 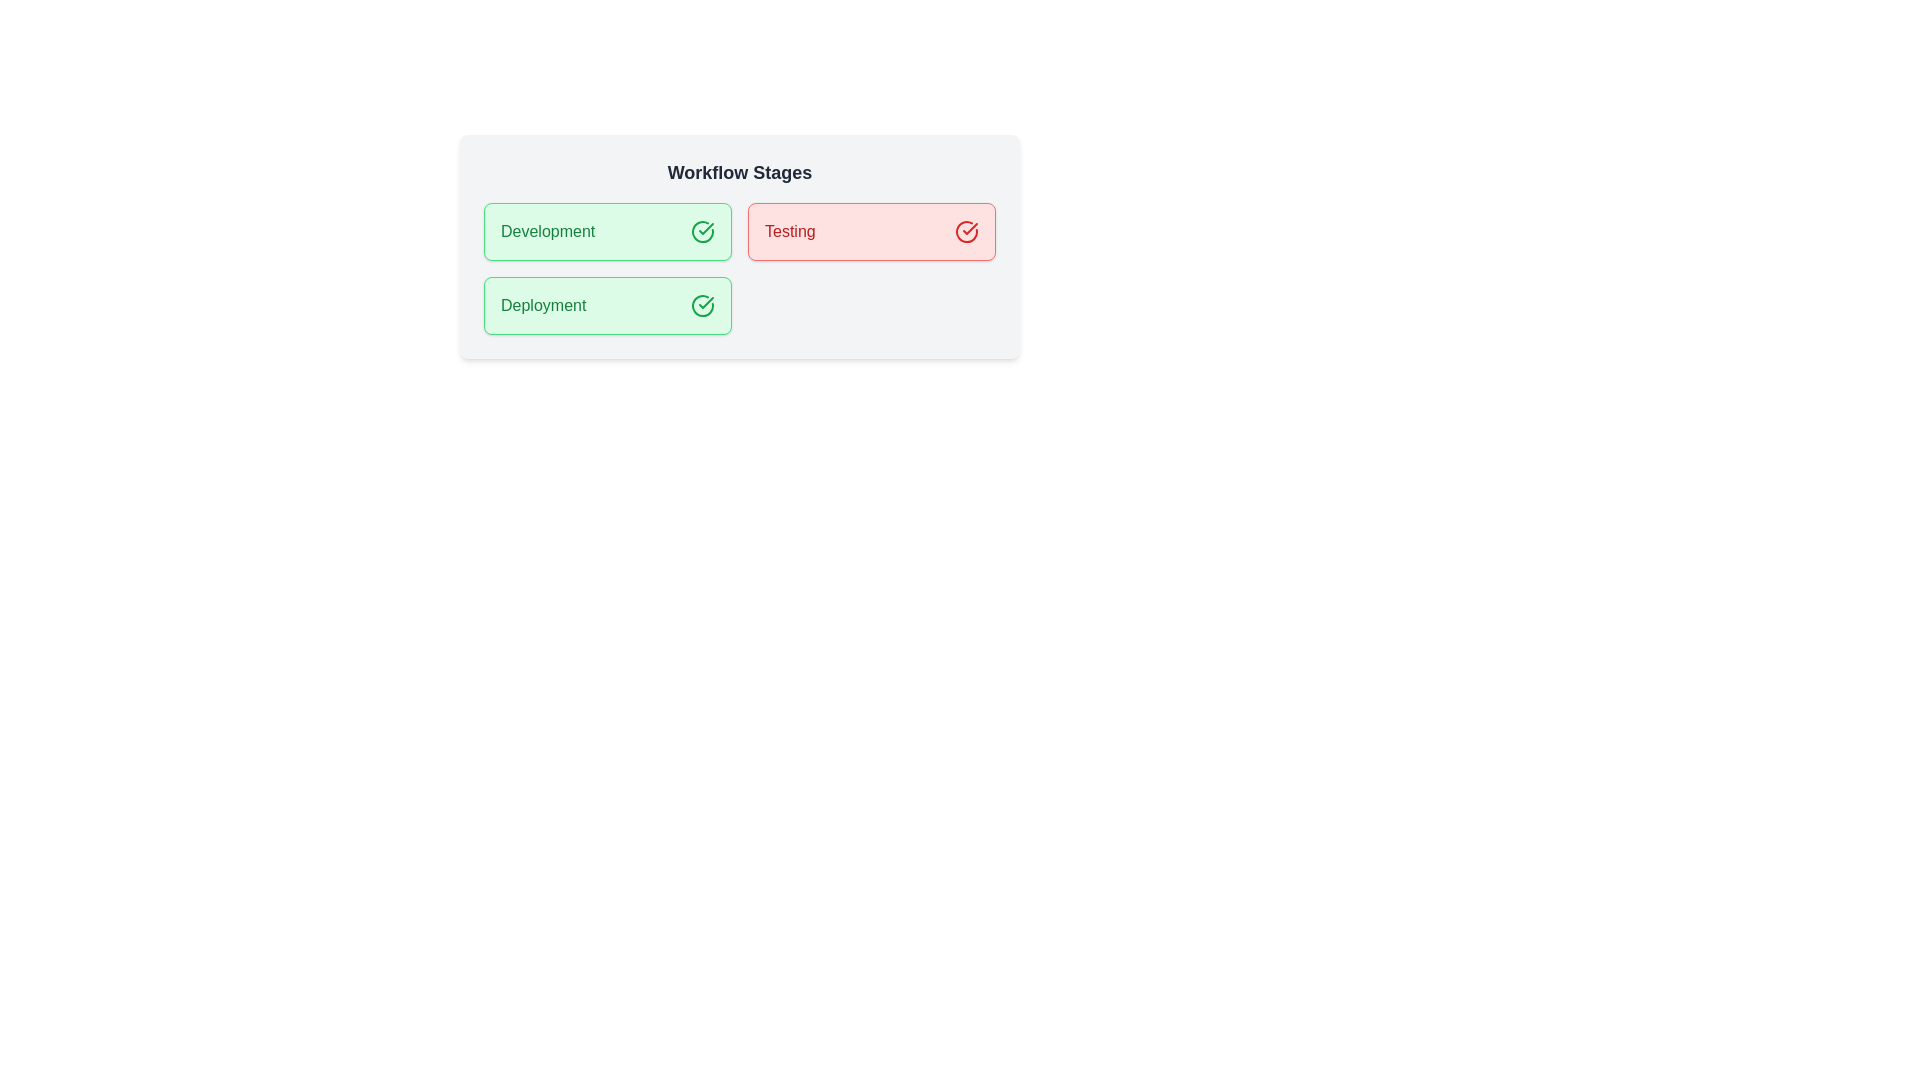 What do you see at coordinates (706, 303) in the screenshot?
I see `the green check mark icon inside the green circular boundary associated with the 'Development' label in the 'Workflow Stages' section` at bounding box center [706, 303].